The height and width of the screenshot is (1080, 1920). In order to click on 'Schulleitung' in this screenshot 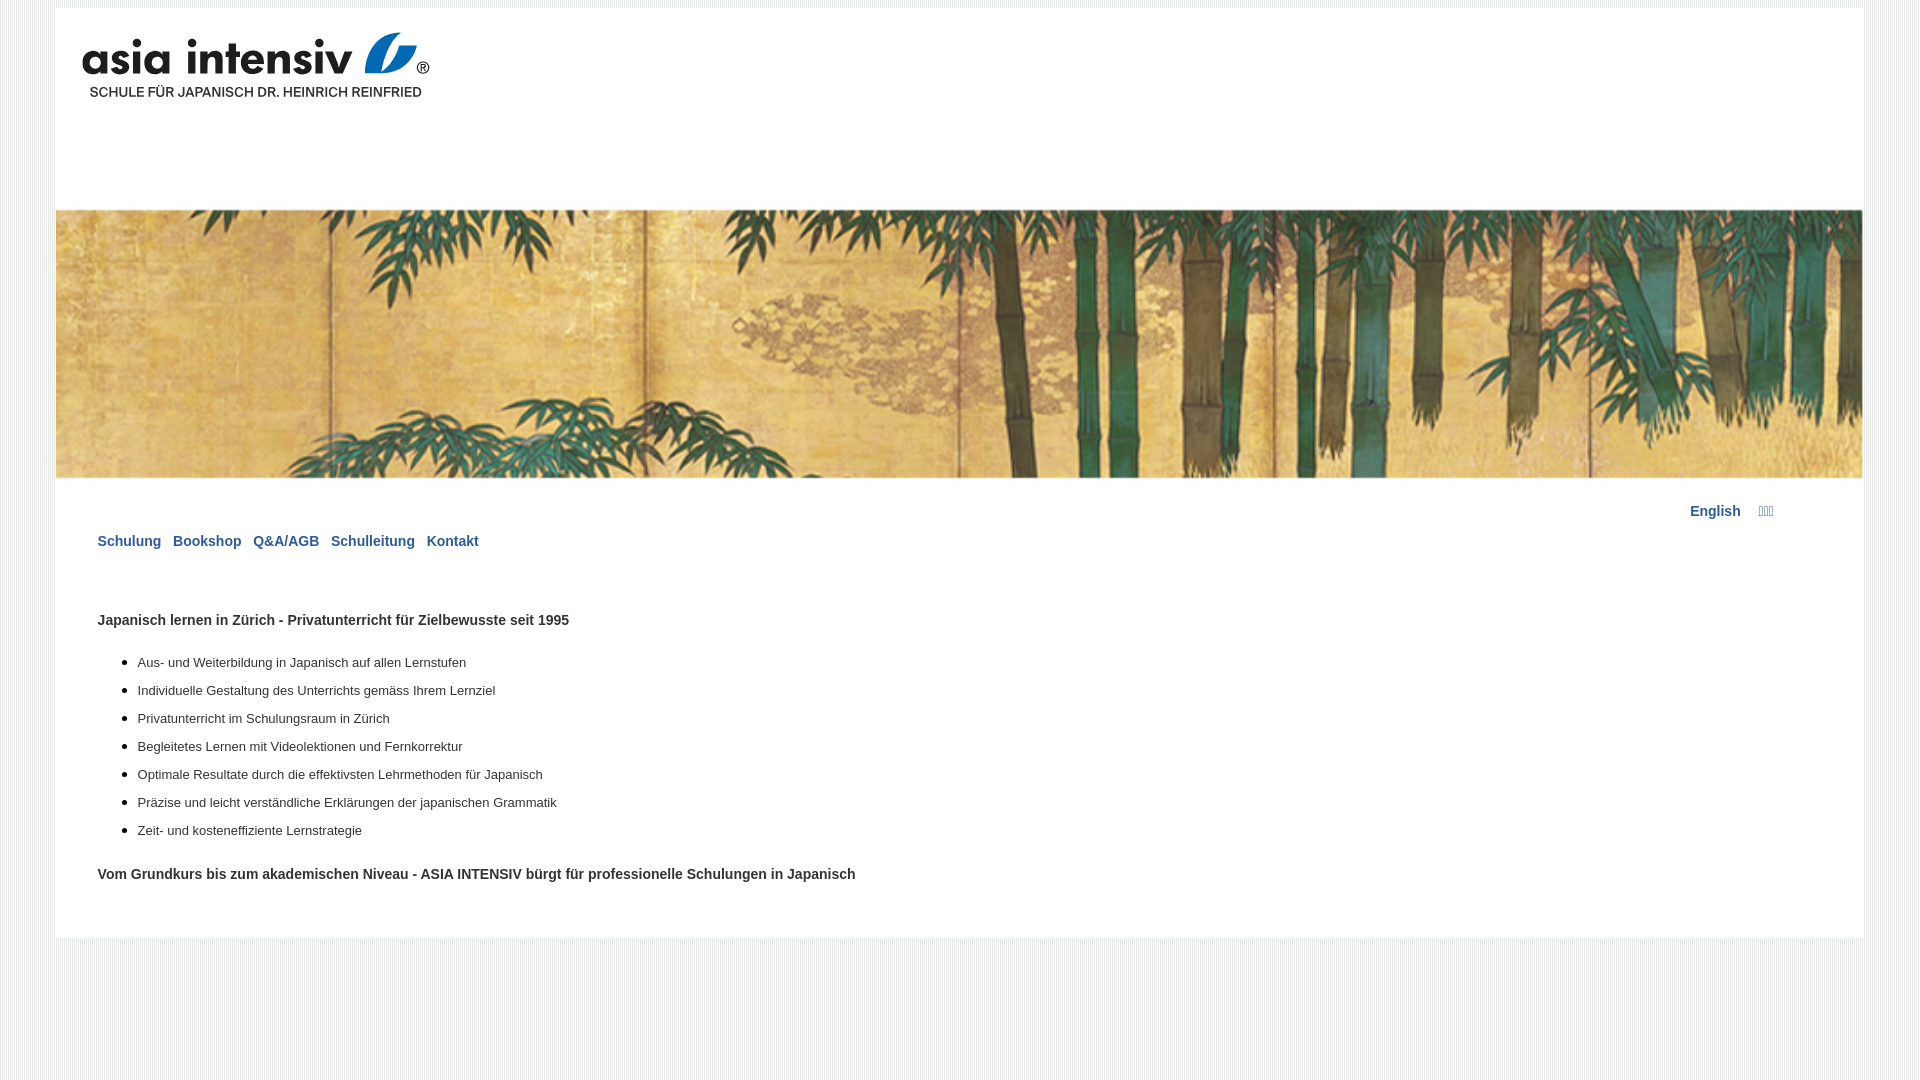, I will do `click(331, 540)`.